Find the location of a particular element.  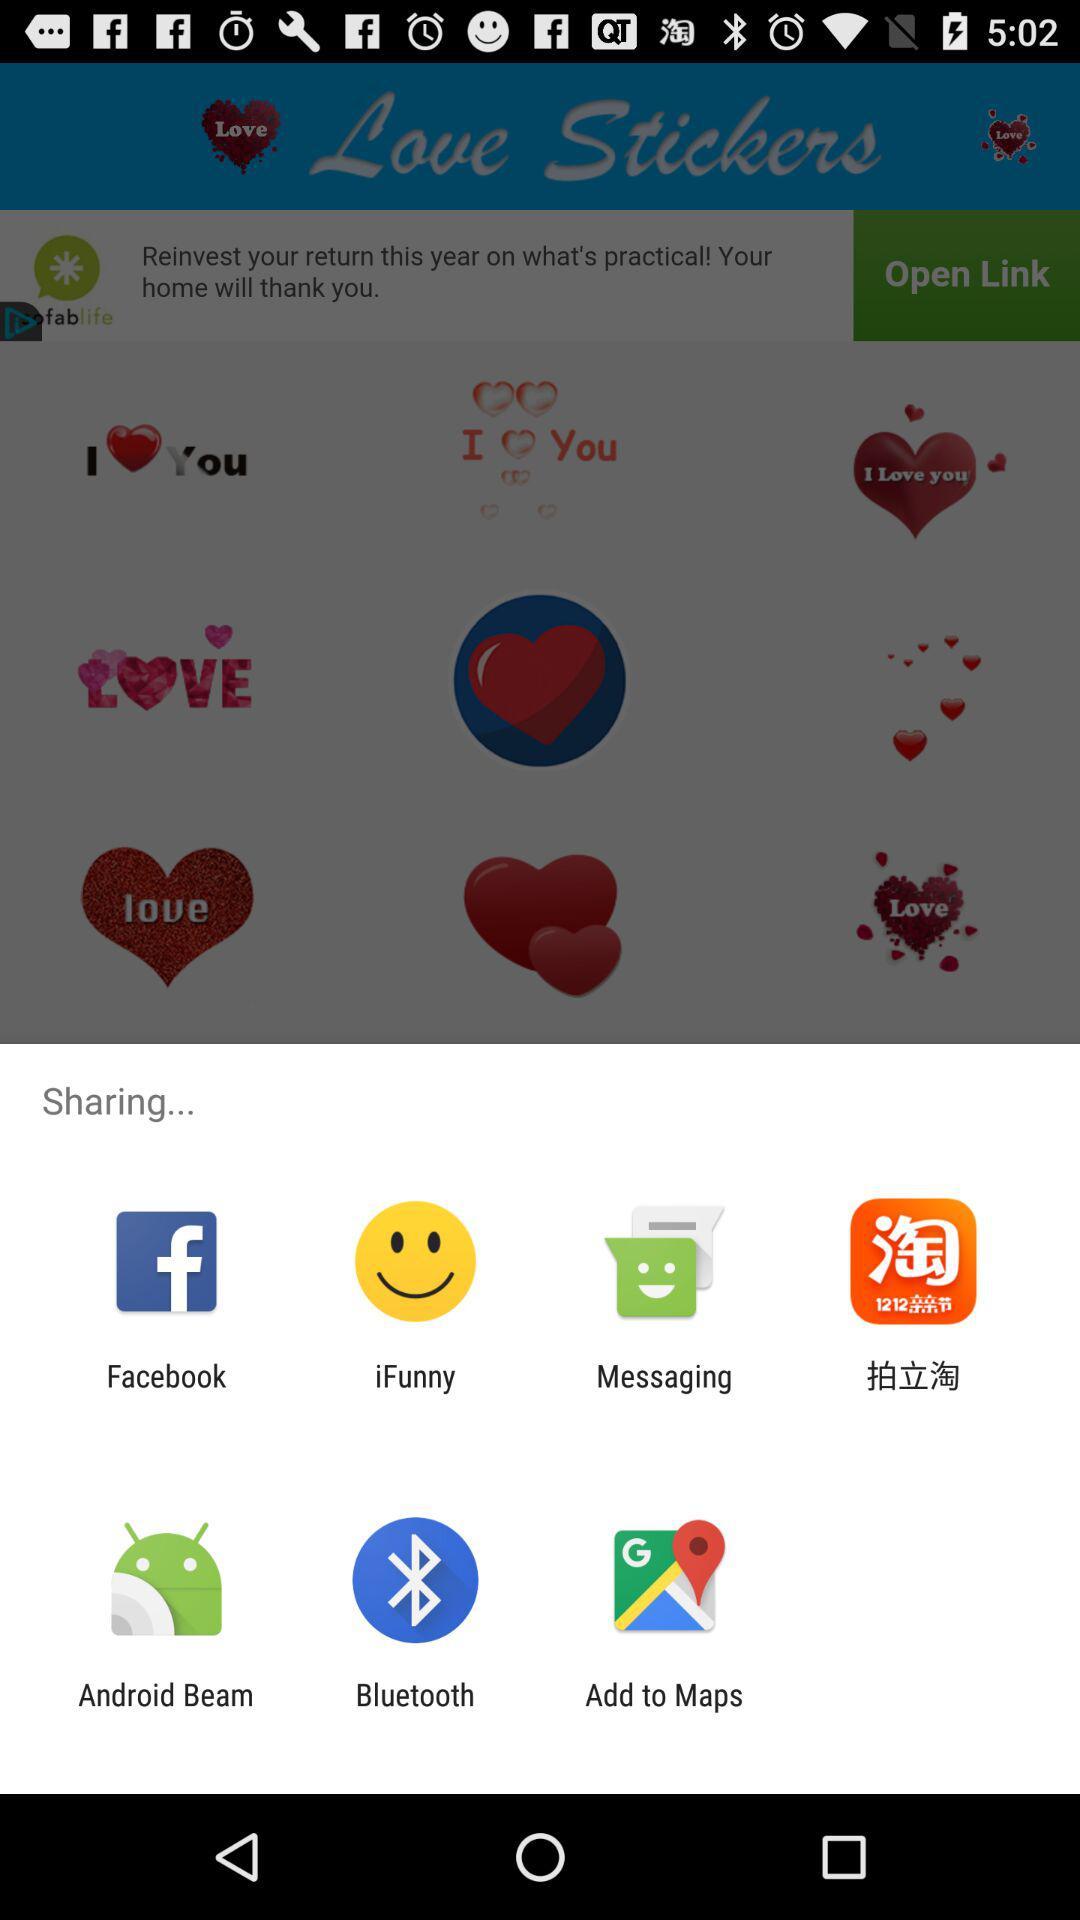

the item to the left of the ifunny is located at coordinates (165, 1392).